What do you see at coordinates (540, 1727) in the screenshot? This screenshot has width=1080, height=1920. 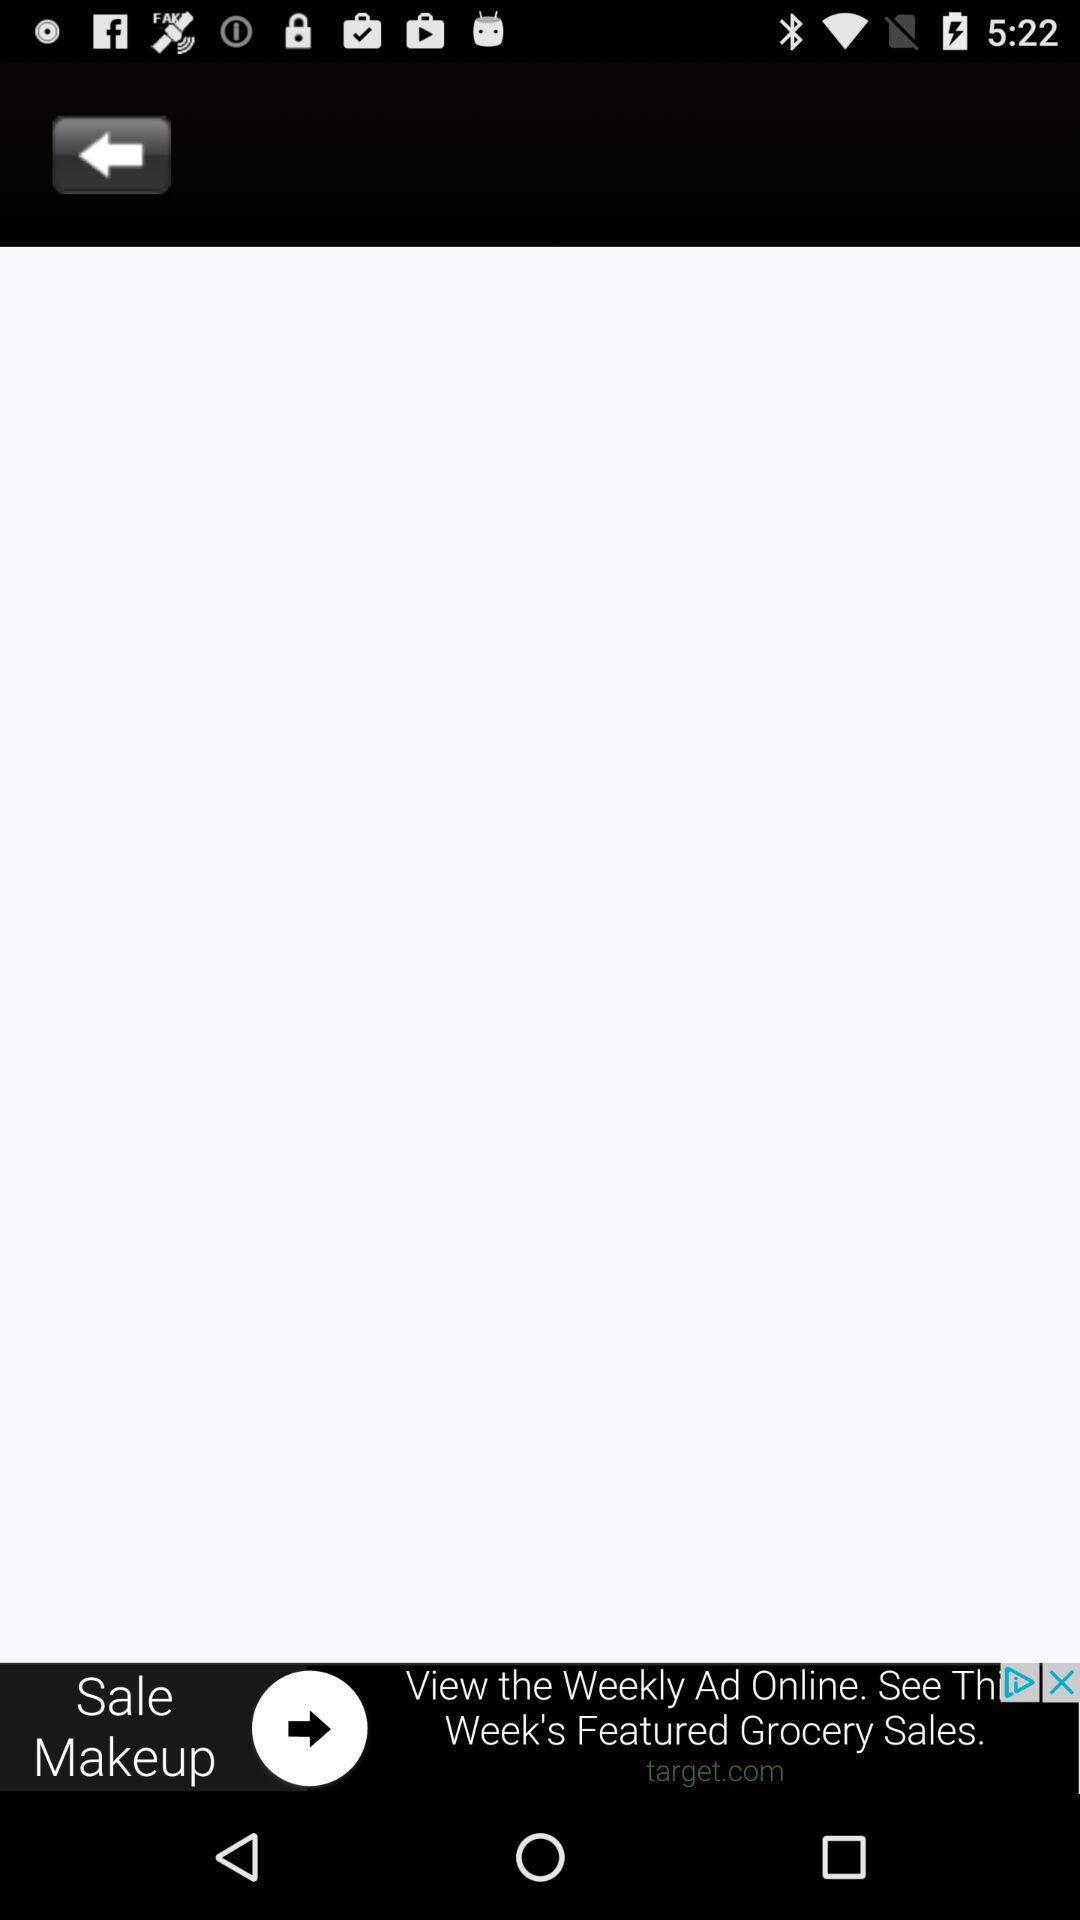 I see `open advertisement` at bounding box center [540, 1727].